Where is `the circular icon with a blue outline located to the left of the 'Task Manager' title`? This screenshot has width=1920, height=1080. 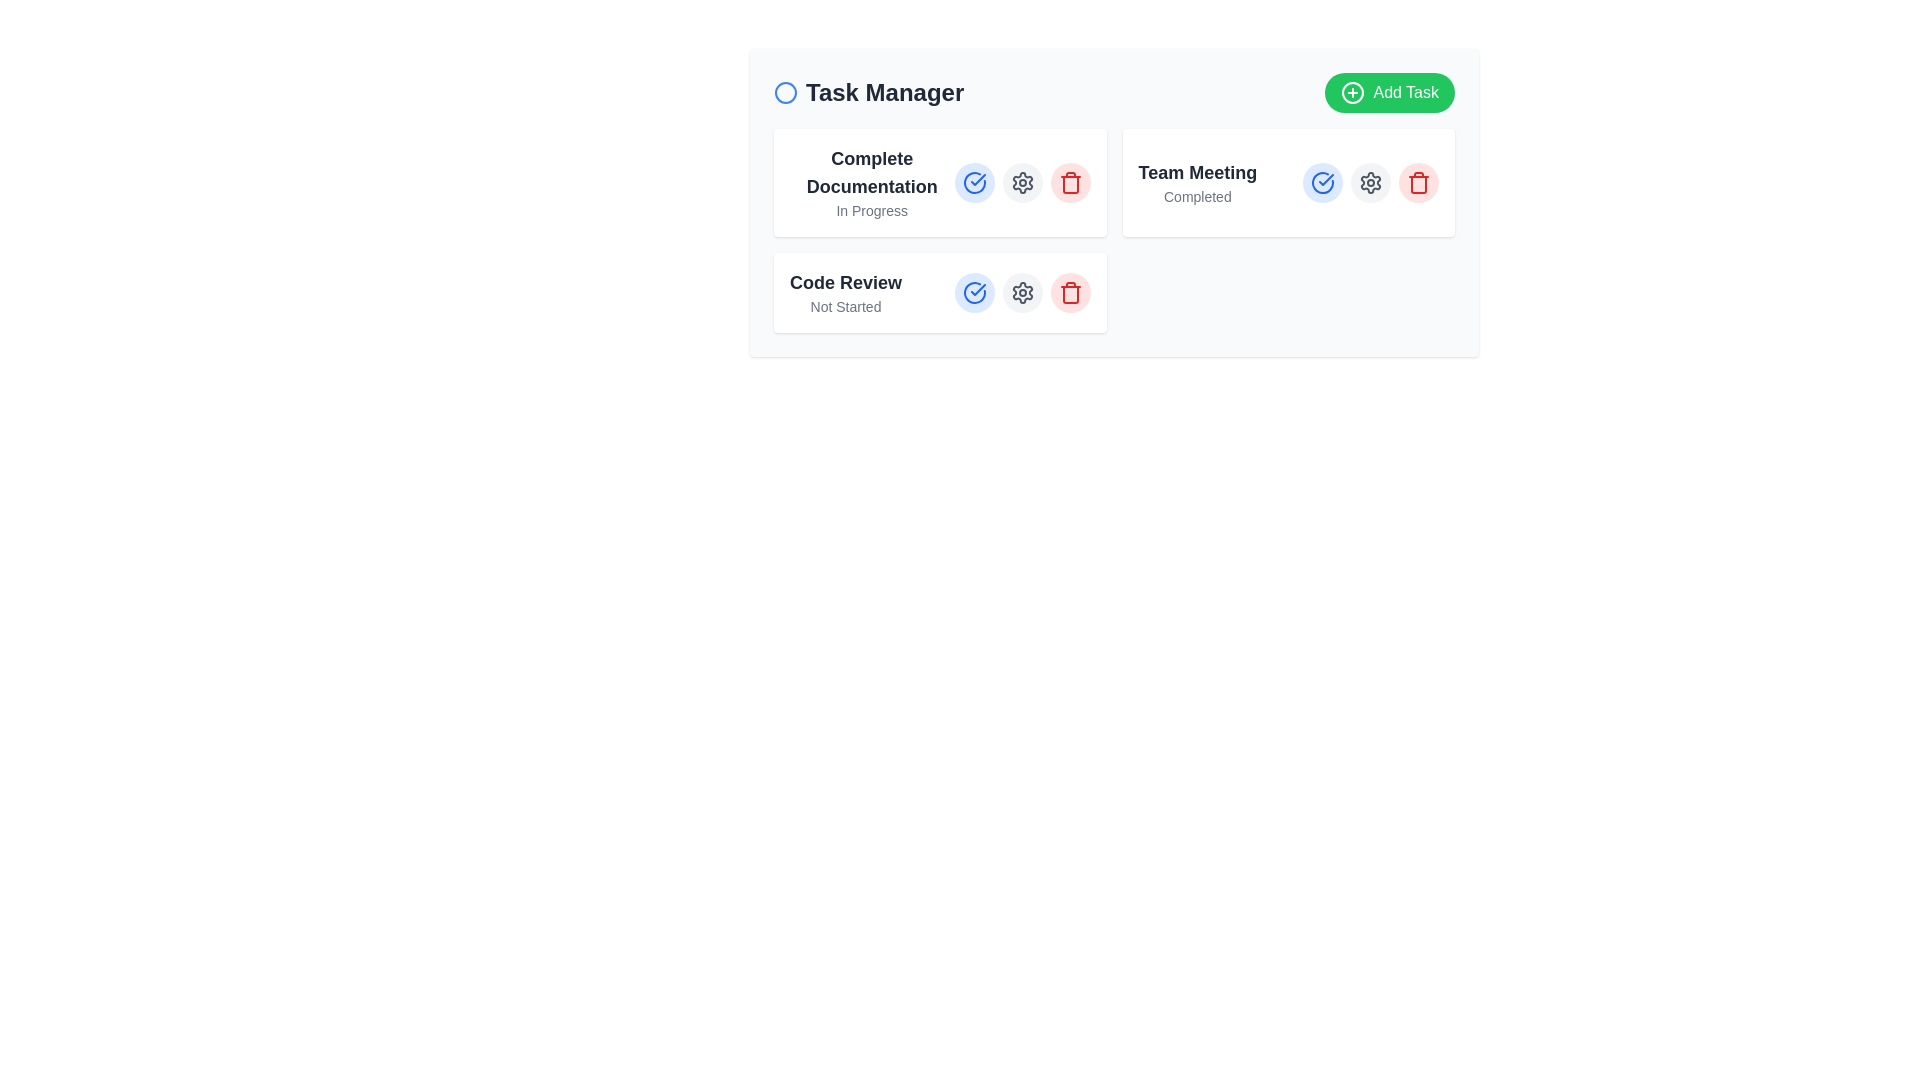 the circular icon with a blue outline located to the left of the 'Task Manager' title is located at coordinates (785, 92).